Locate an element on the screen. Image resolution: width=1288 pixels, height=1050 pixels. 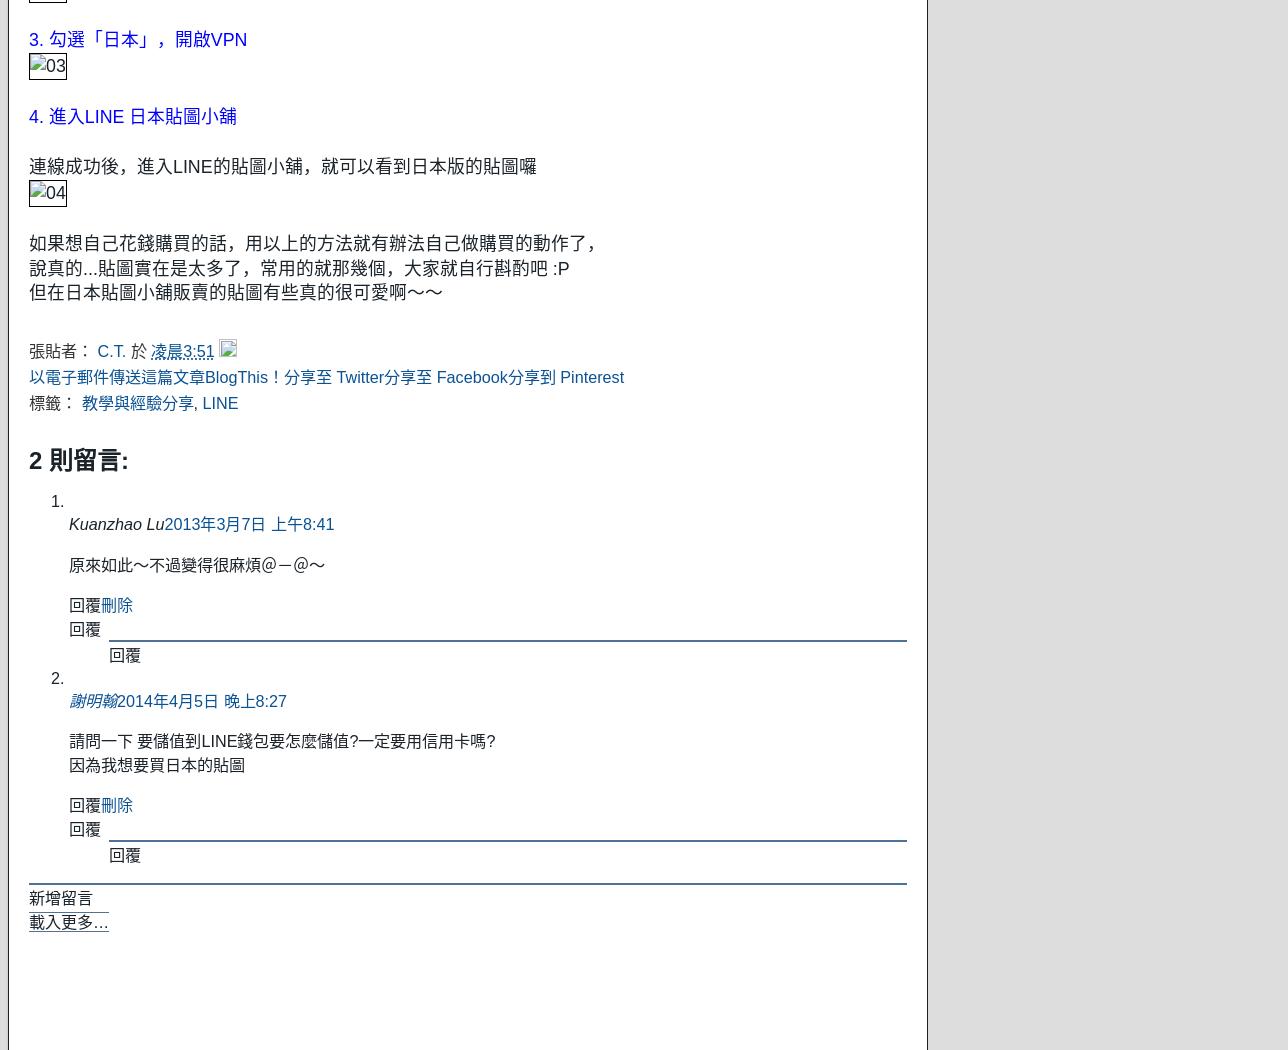
'3. 勾選「日本」，開啟VPN' is located at coordinates (137, 39).